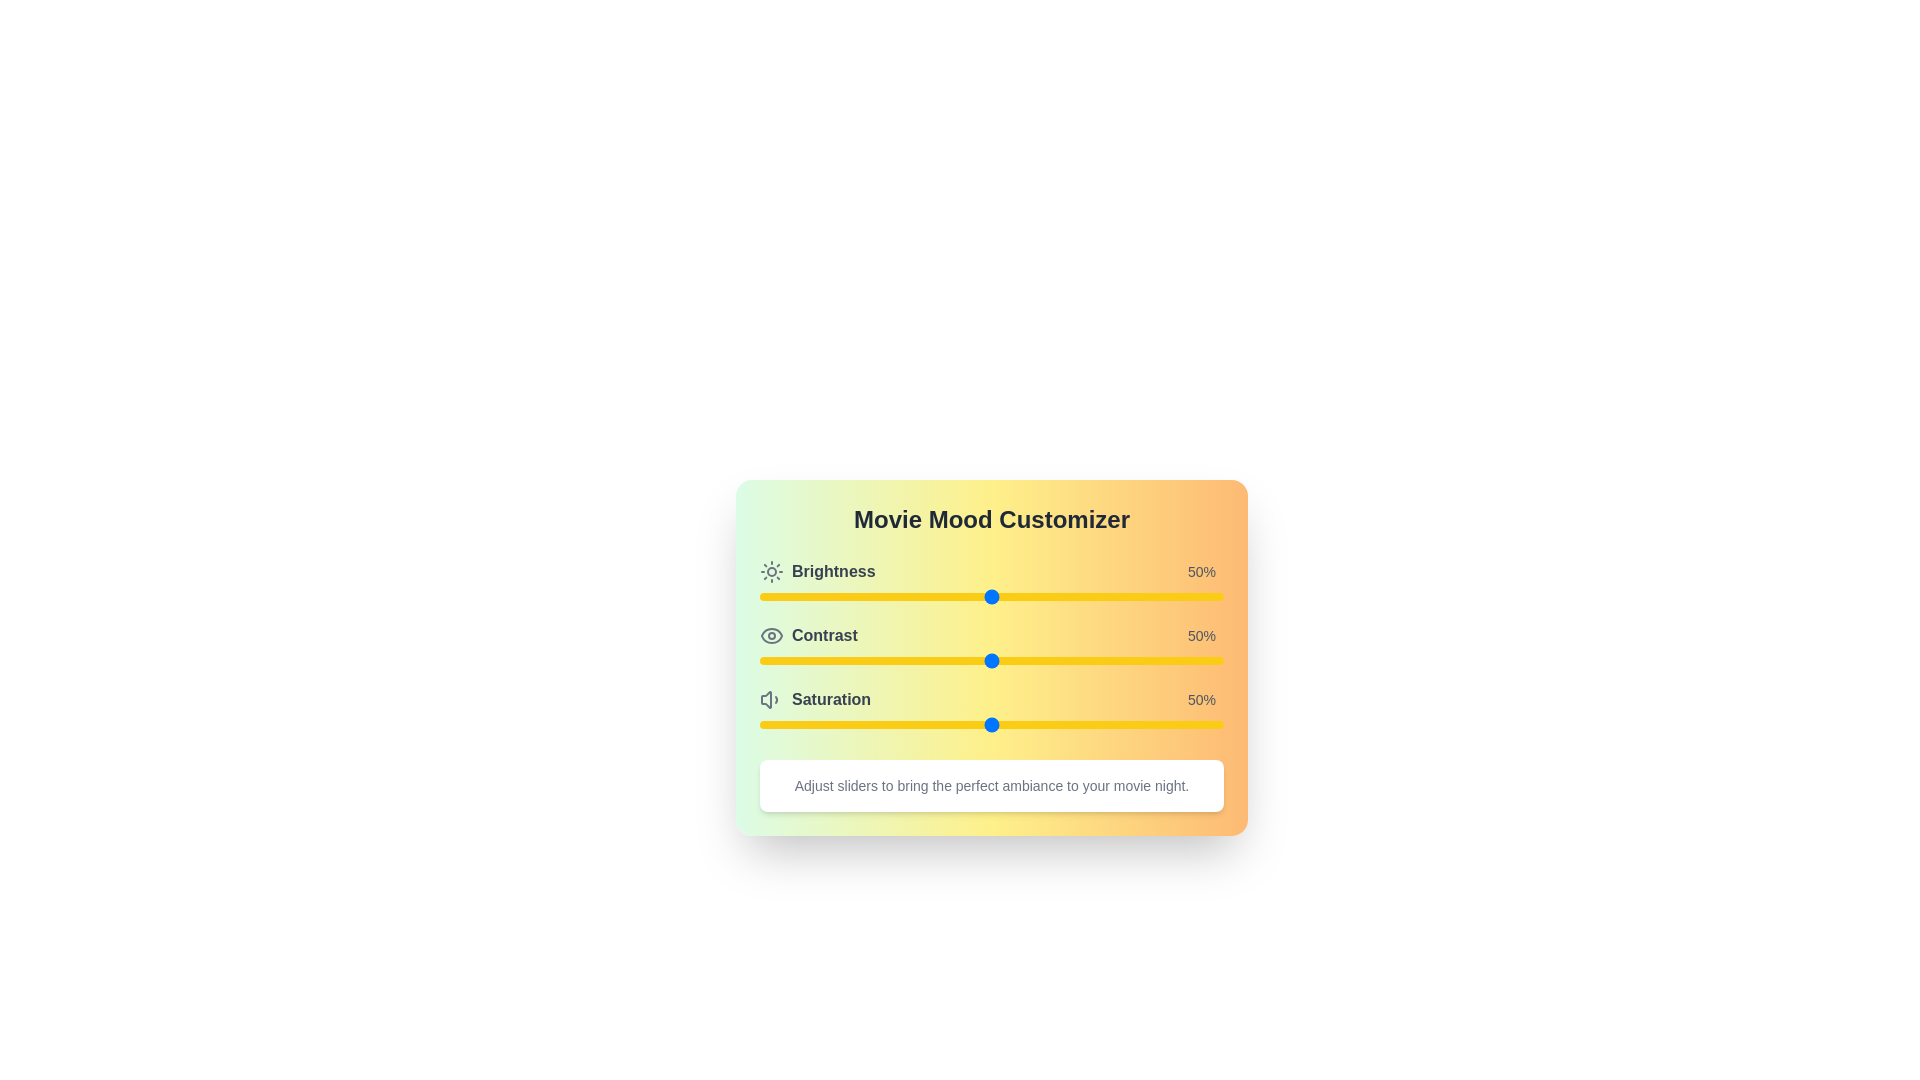 This screenshot has height=1080, width=1920. I want to click on the 'Contrast' label, which serves as the title for the contrast adjustment functionality in the Movie Mood Customizer panel, so click(824, 636).